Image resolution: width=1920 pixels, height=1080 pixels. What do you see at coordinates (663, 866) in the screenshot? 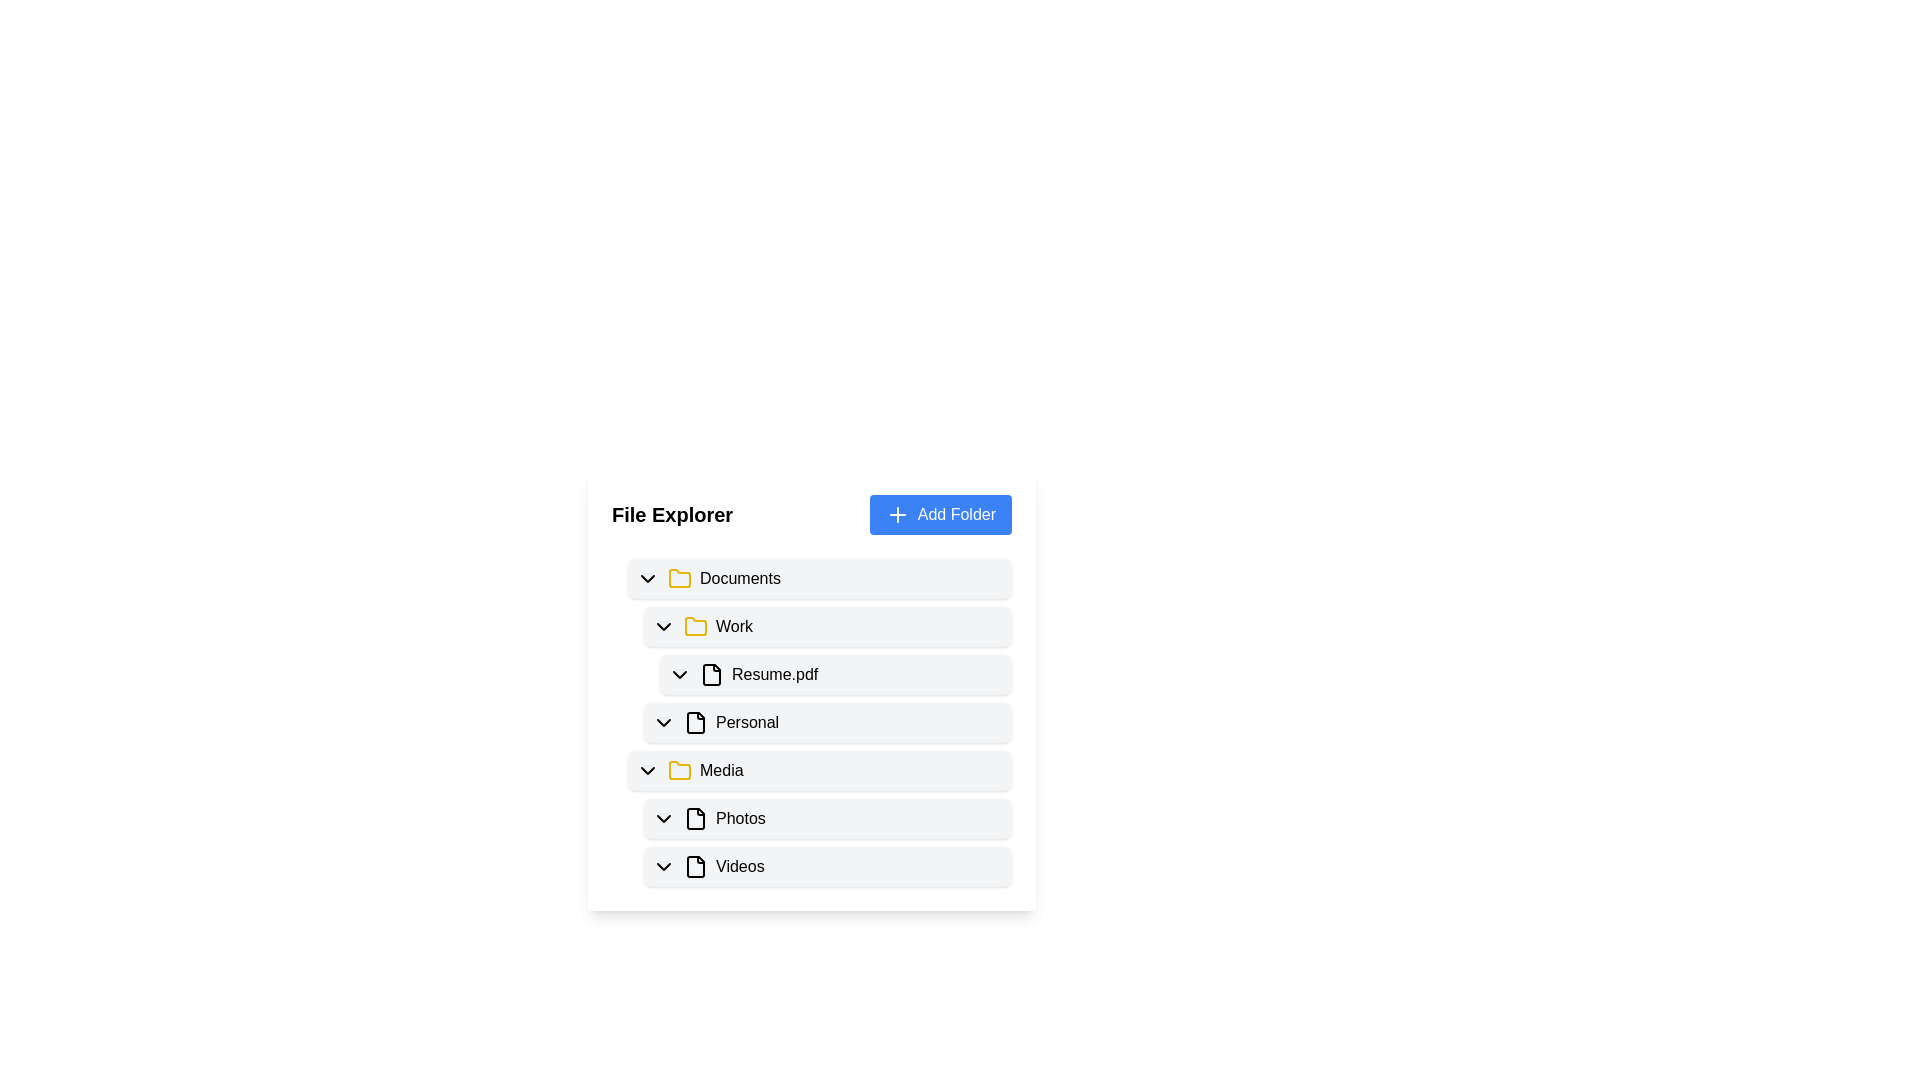
I see `the leftmost icon within the 'Videos' entry of the hierarchical navigation menu` at bounding box center [663, 866].